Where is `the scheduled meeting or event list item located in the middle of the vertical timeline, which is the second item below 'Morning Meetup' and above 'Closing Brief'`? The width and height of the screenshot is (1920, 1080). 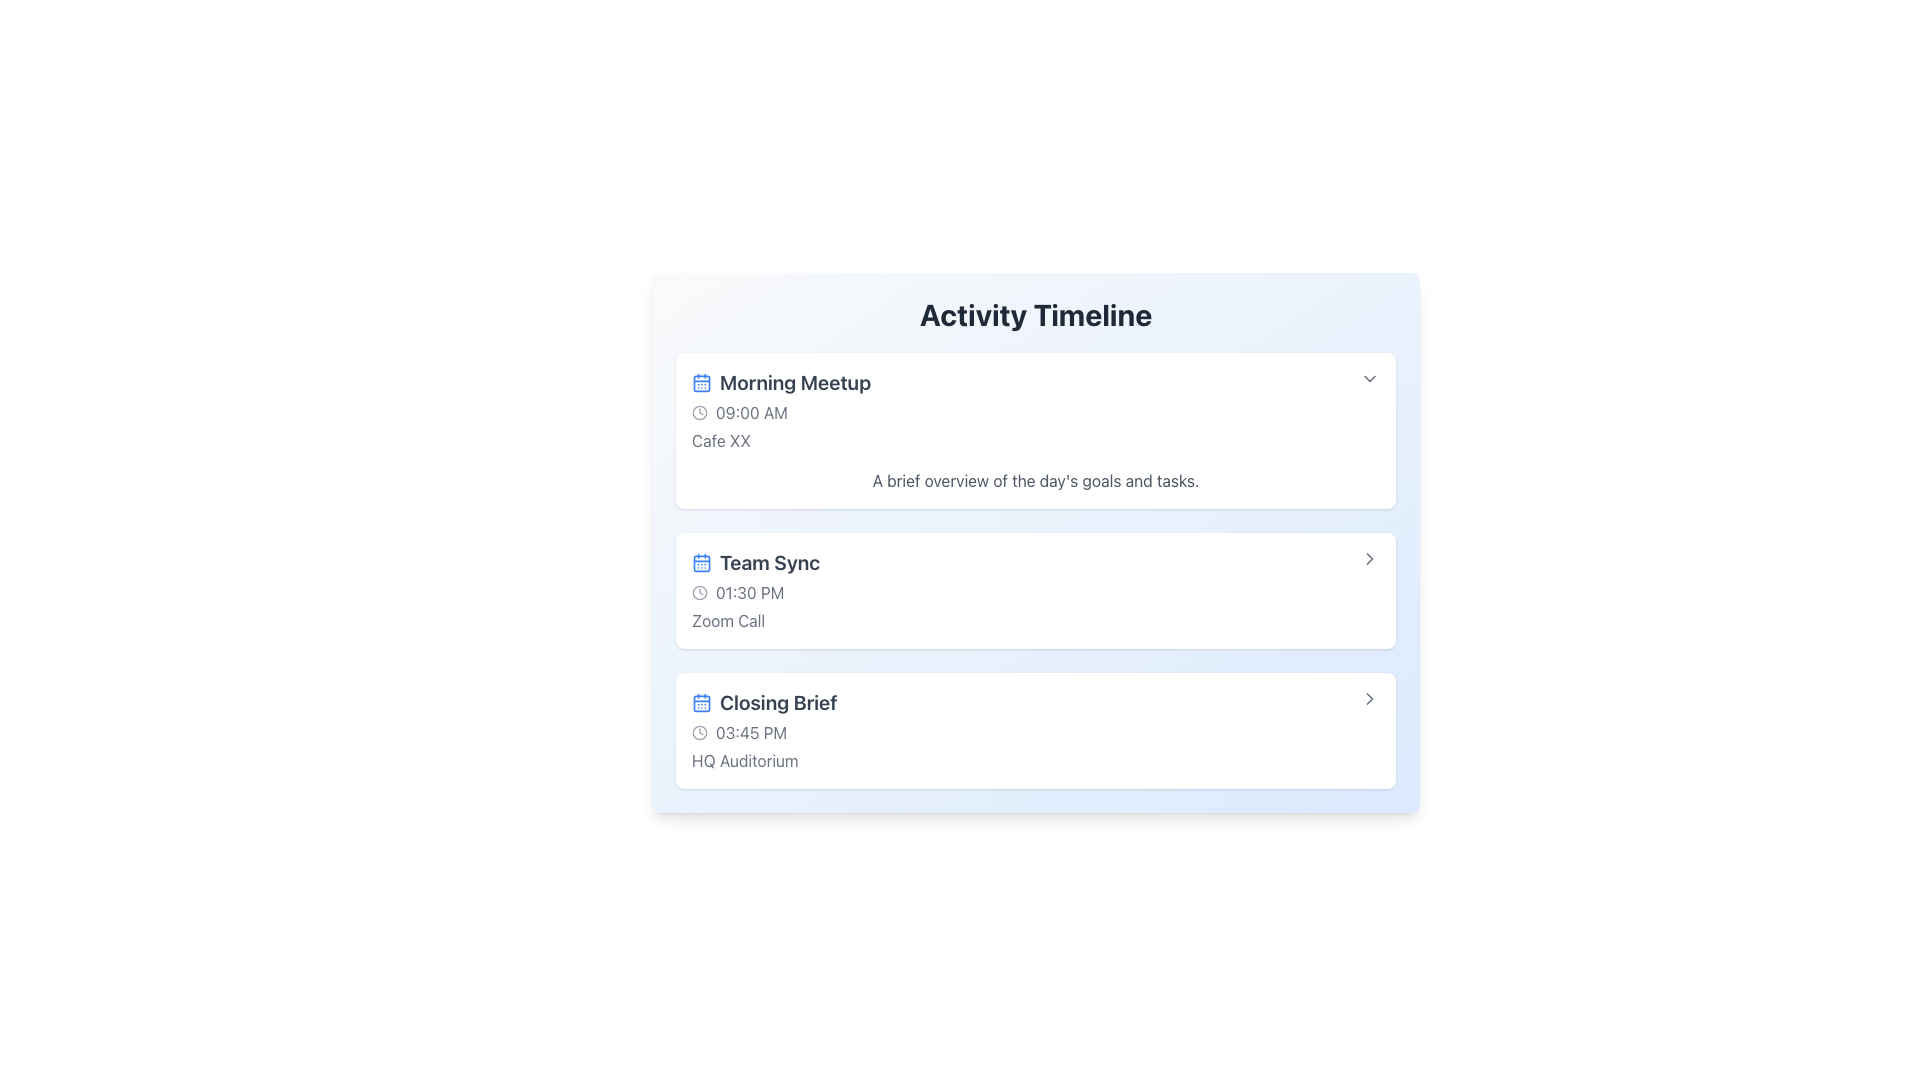
the scheduled meeting or event list item located in the middle of the vertical timeline, which is the second item below 'Morning Meetup' and above 'Closing Brief' is located at coordinates (755, 589).